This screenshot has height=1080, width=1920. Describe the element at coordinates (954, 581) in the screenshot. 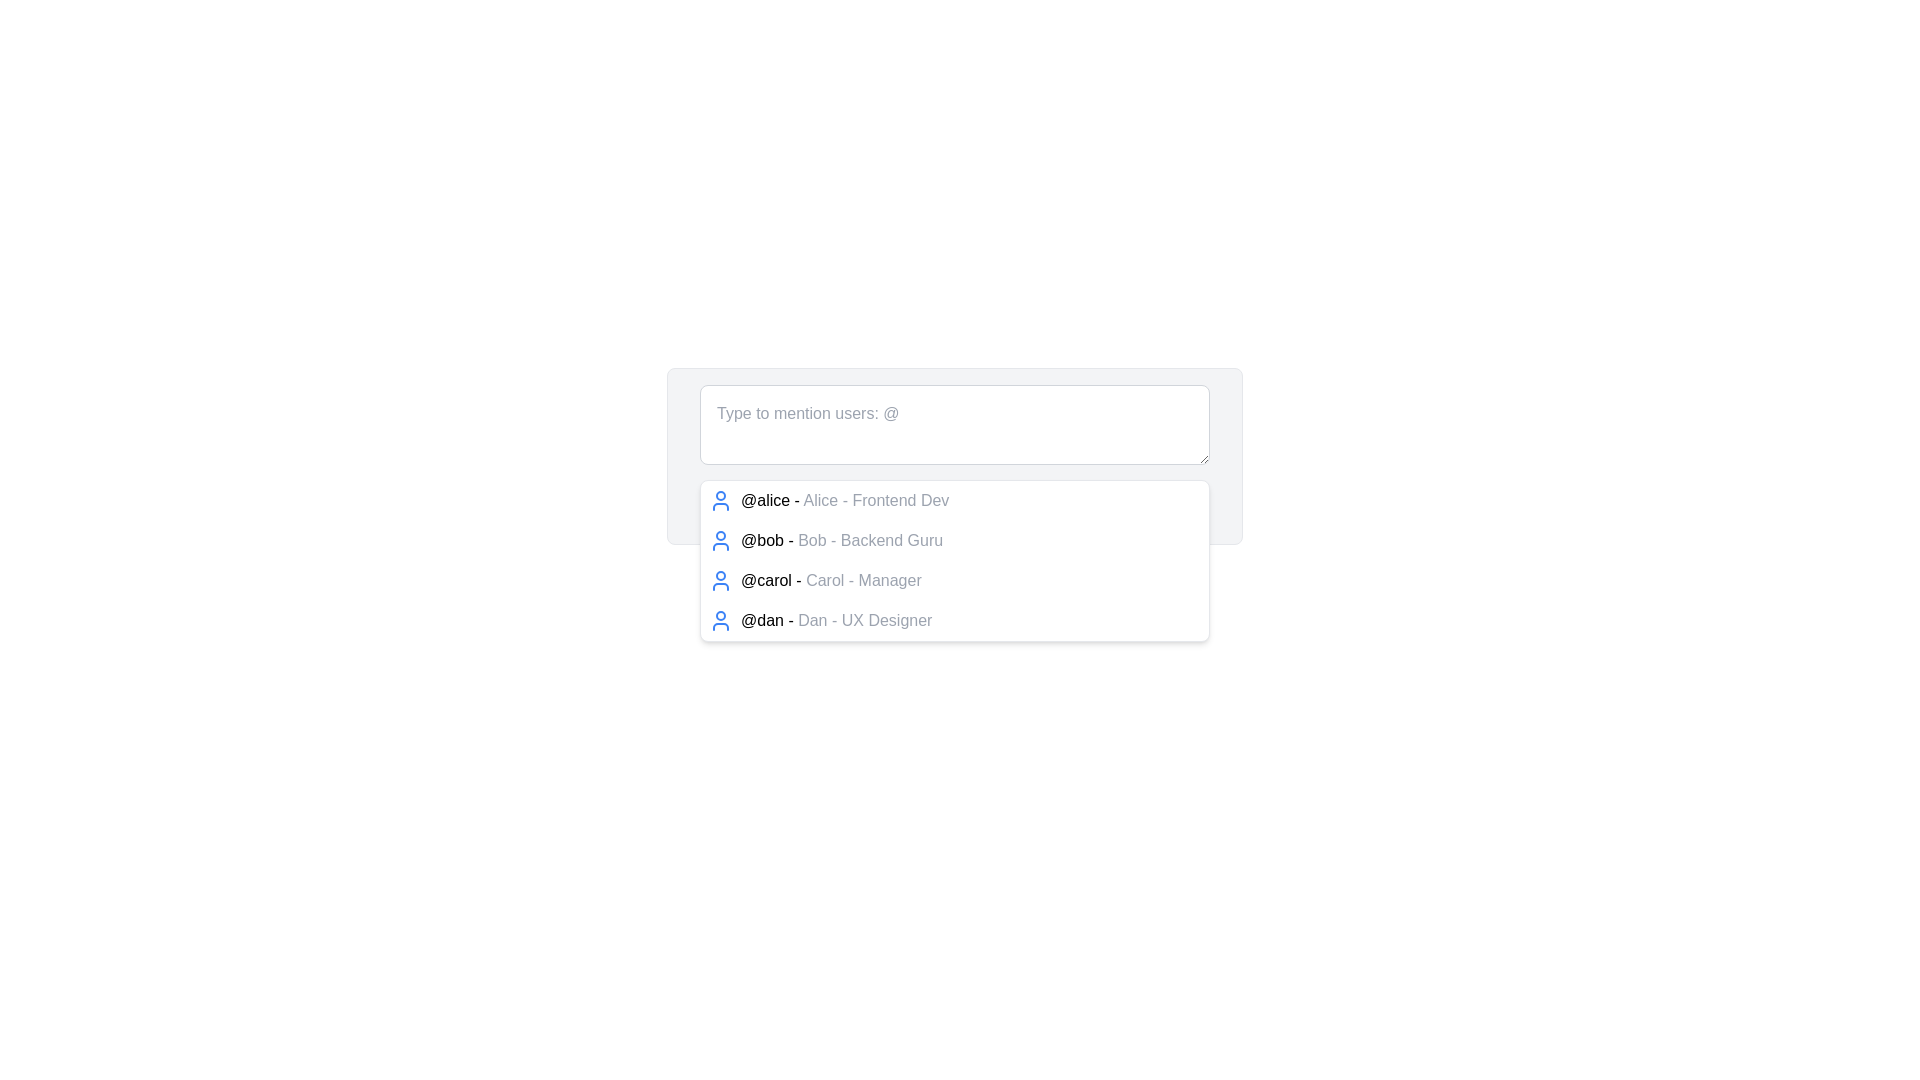

I see `the third selectable user option in the mention dropdown menu` at that location.